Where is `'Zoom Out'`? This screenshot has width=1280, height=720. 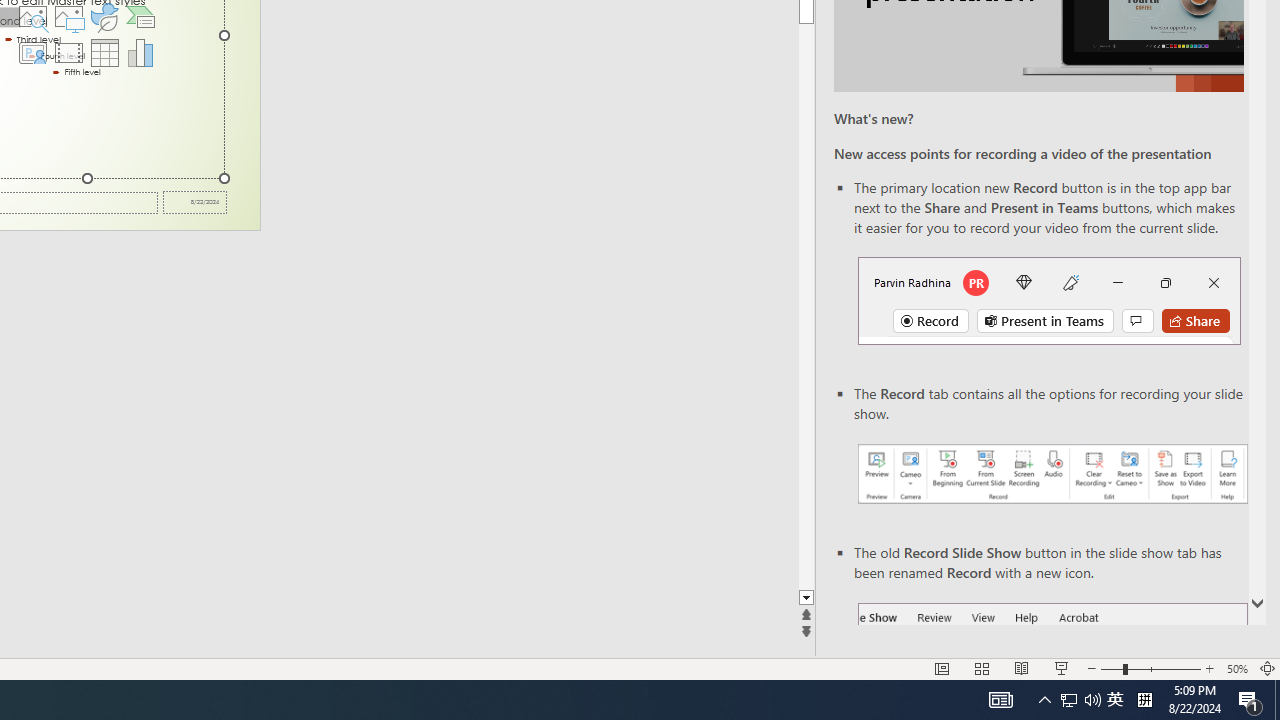
'Zoom Out' is located at coordinates (1110, 669).